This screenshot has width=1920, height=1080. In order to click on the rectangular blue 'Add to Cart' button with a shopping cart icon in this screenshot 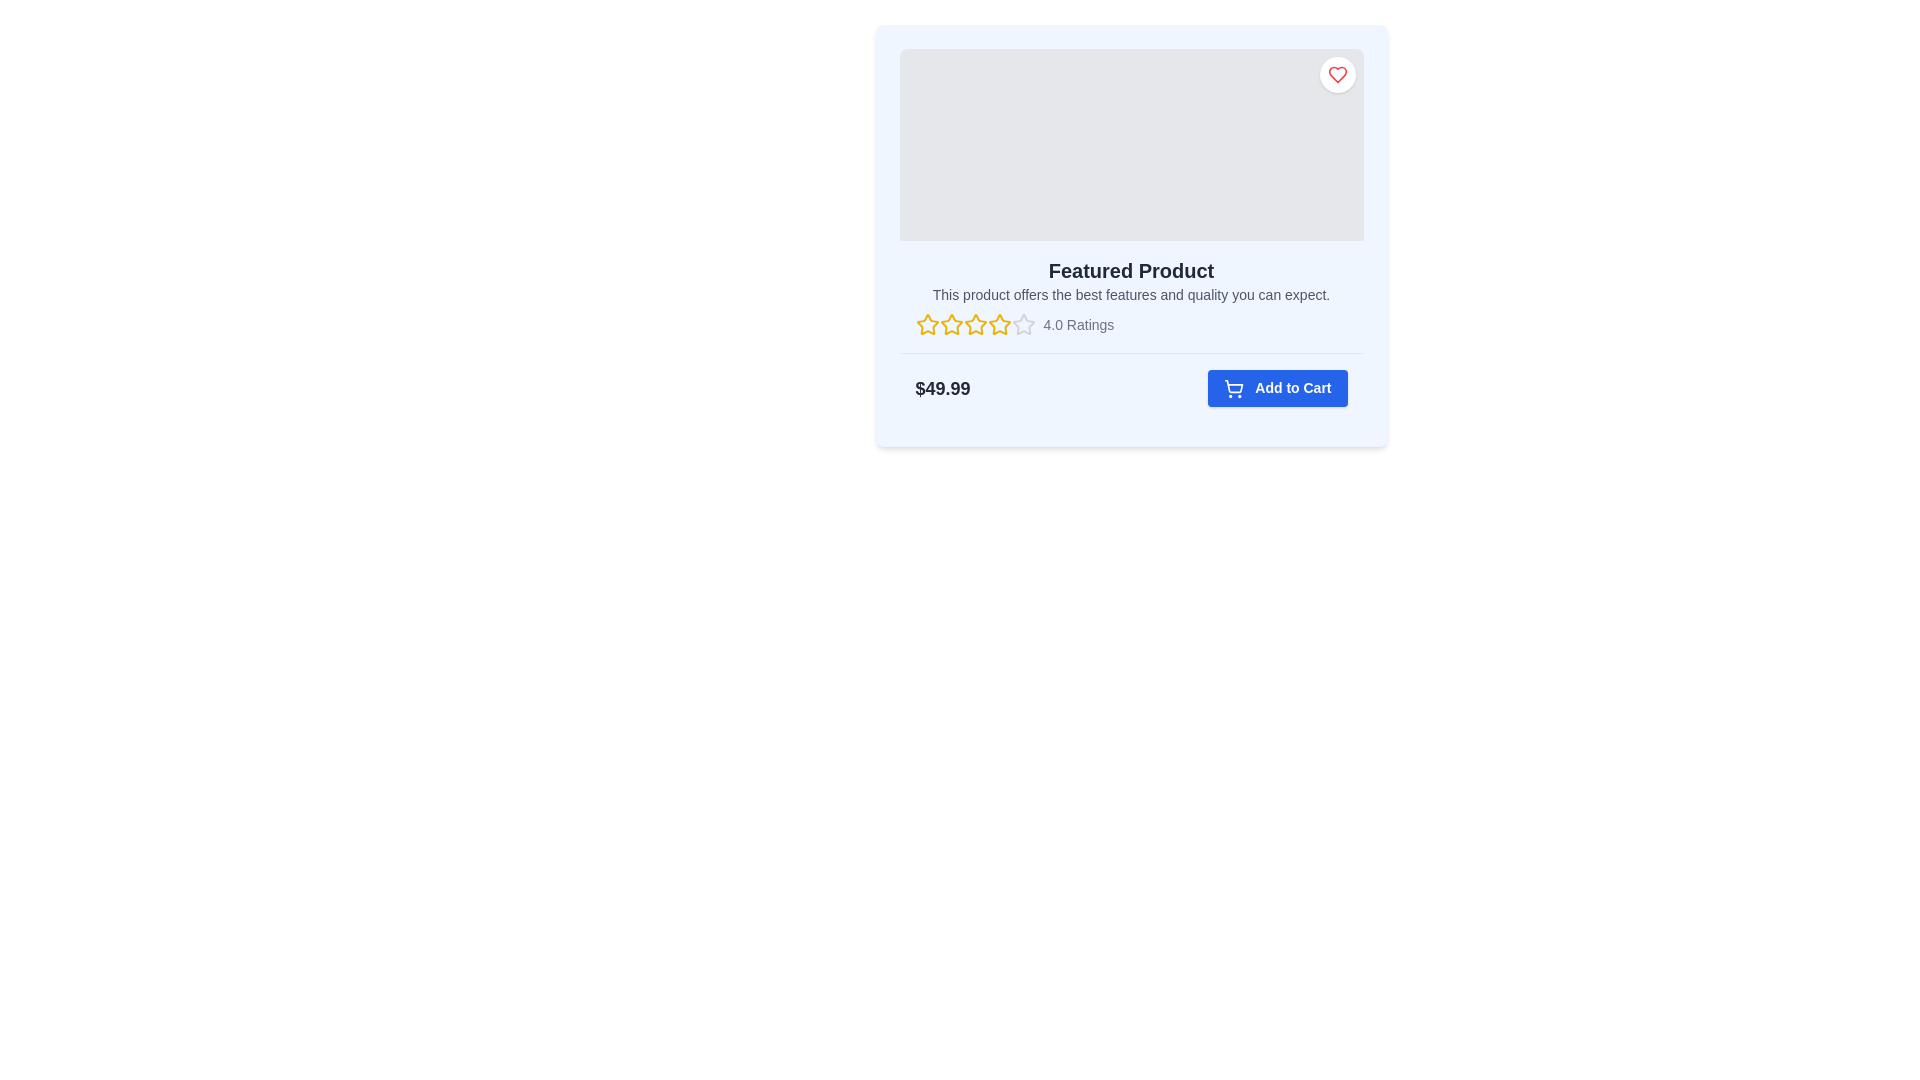, I will do `click(1276, 388)`.